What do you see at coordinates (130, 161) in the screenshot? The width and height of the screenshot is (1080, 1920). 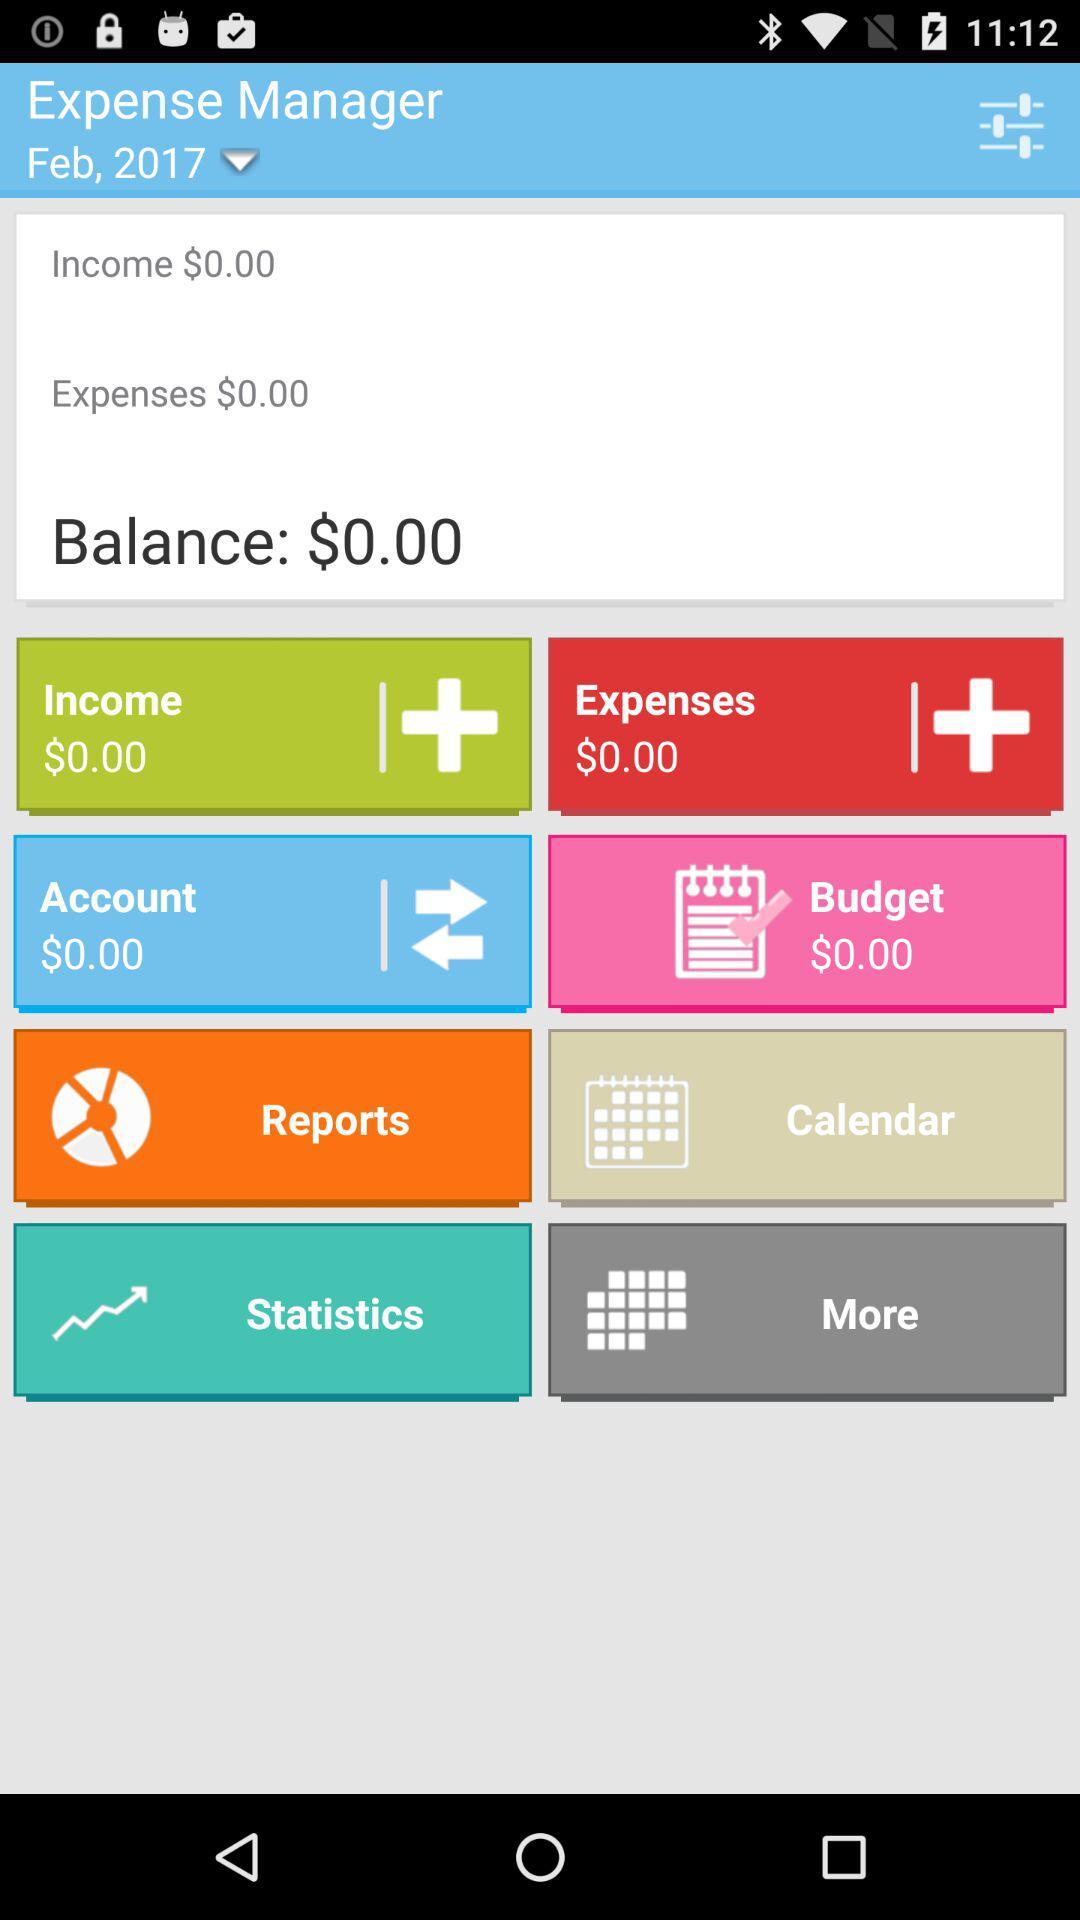 I see `the feb, 2017 icon` at bounding box center [130, 161].